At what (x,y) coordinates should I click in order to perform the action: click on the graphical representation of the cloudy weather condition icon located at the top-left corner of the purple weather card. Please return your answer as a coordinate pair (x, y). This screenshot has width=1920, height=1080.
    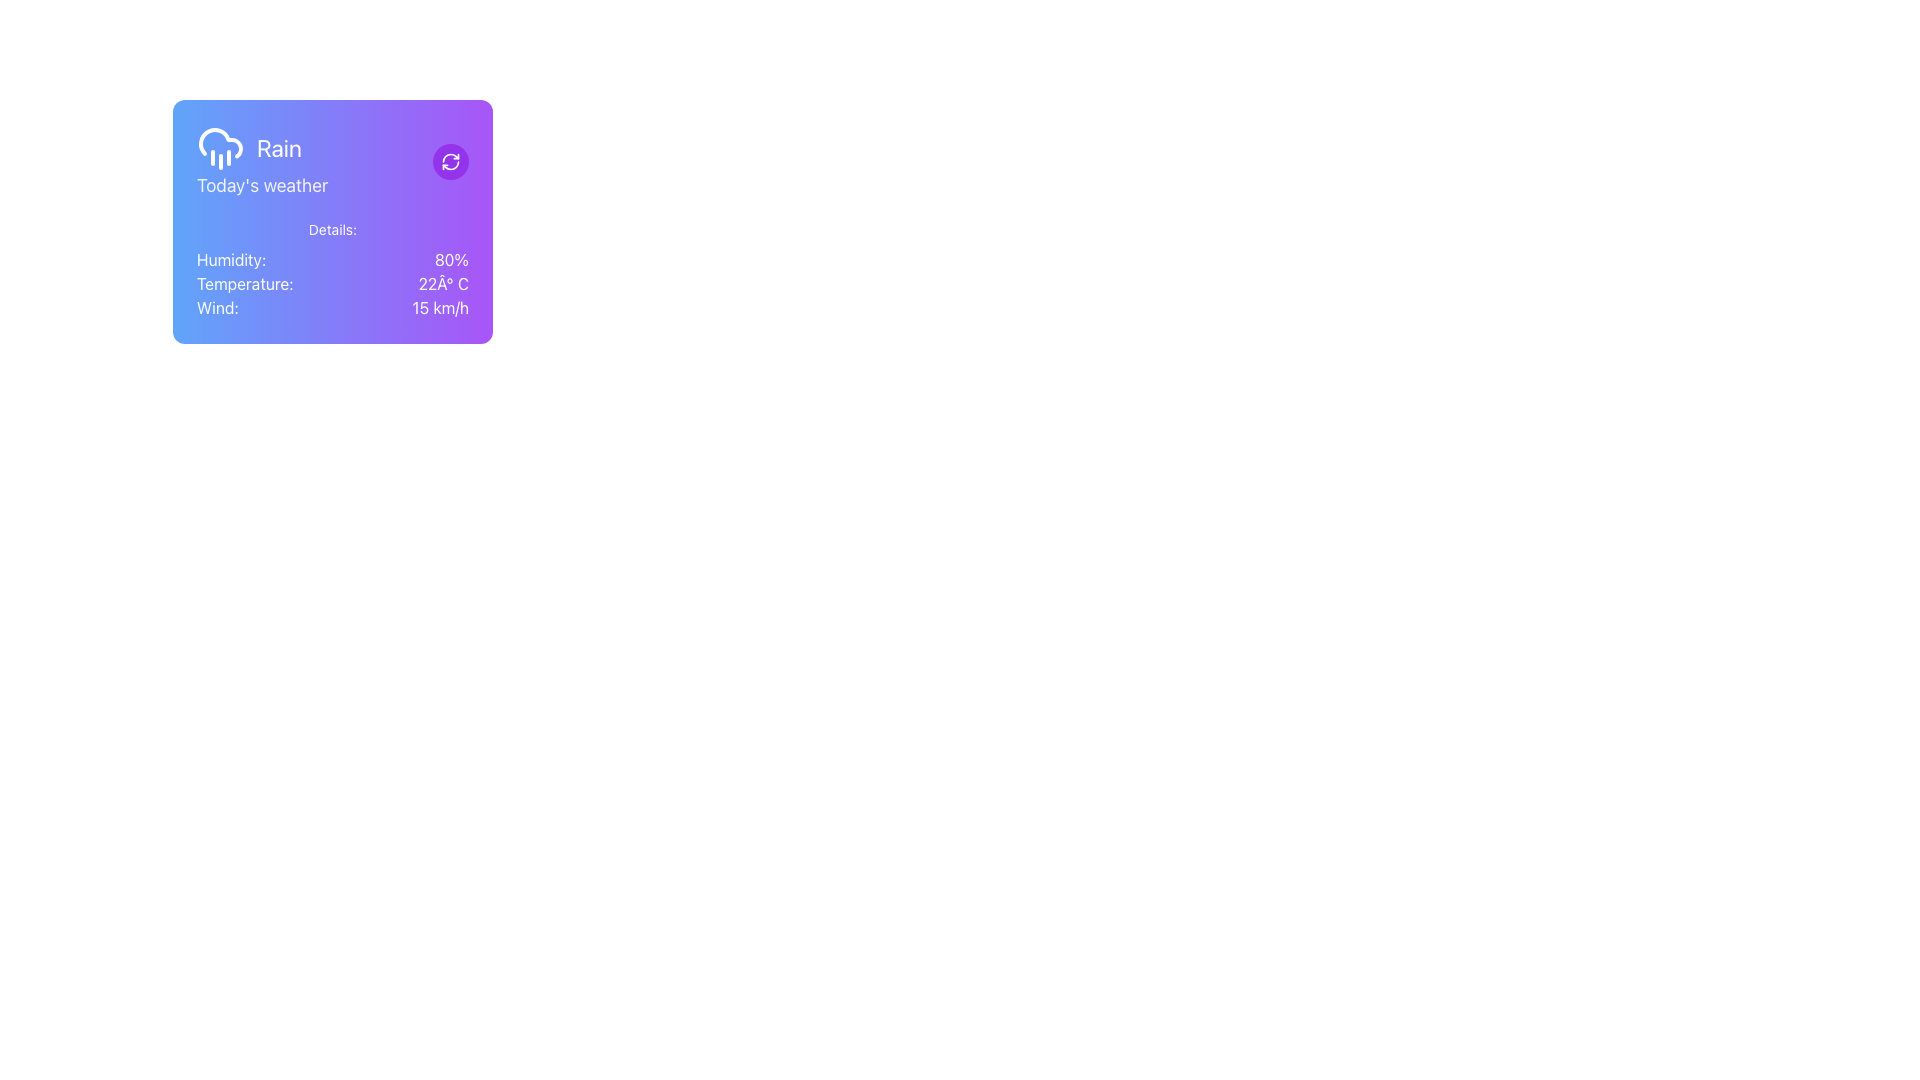
    Looking at the image, I should click on (220, 142).